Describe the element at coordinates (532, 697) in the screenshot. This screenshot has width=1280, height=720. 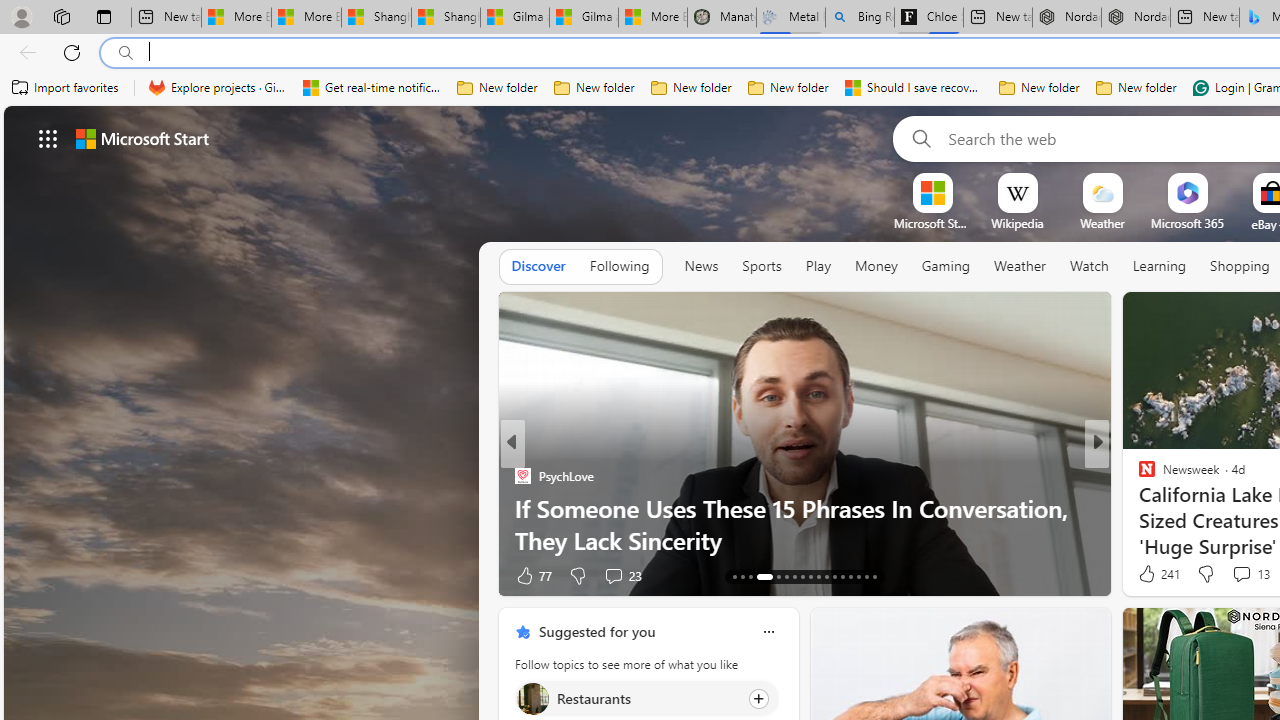
I see `'Restaurants'` at that location.